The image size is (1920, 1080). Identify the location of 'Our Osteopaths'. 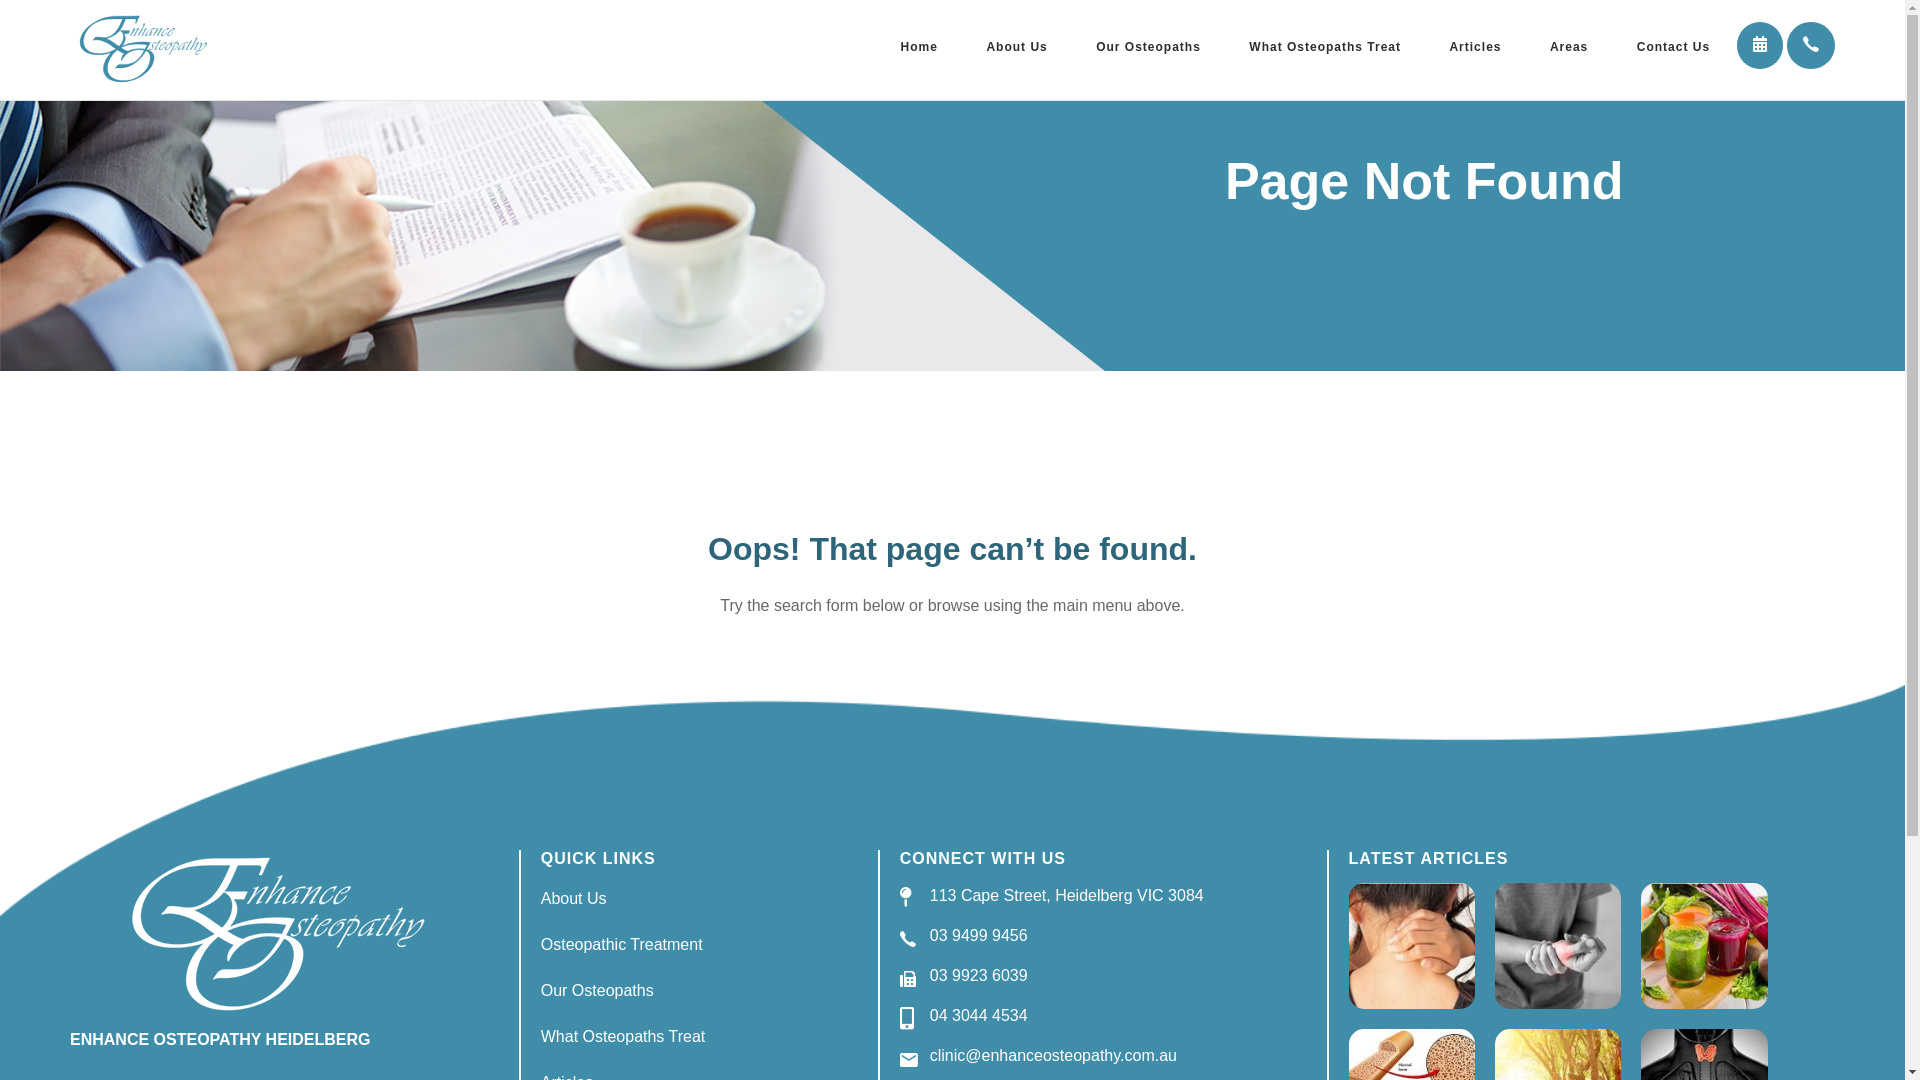
(596, 990).